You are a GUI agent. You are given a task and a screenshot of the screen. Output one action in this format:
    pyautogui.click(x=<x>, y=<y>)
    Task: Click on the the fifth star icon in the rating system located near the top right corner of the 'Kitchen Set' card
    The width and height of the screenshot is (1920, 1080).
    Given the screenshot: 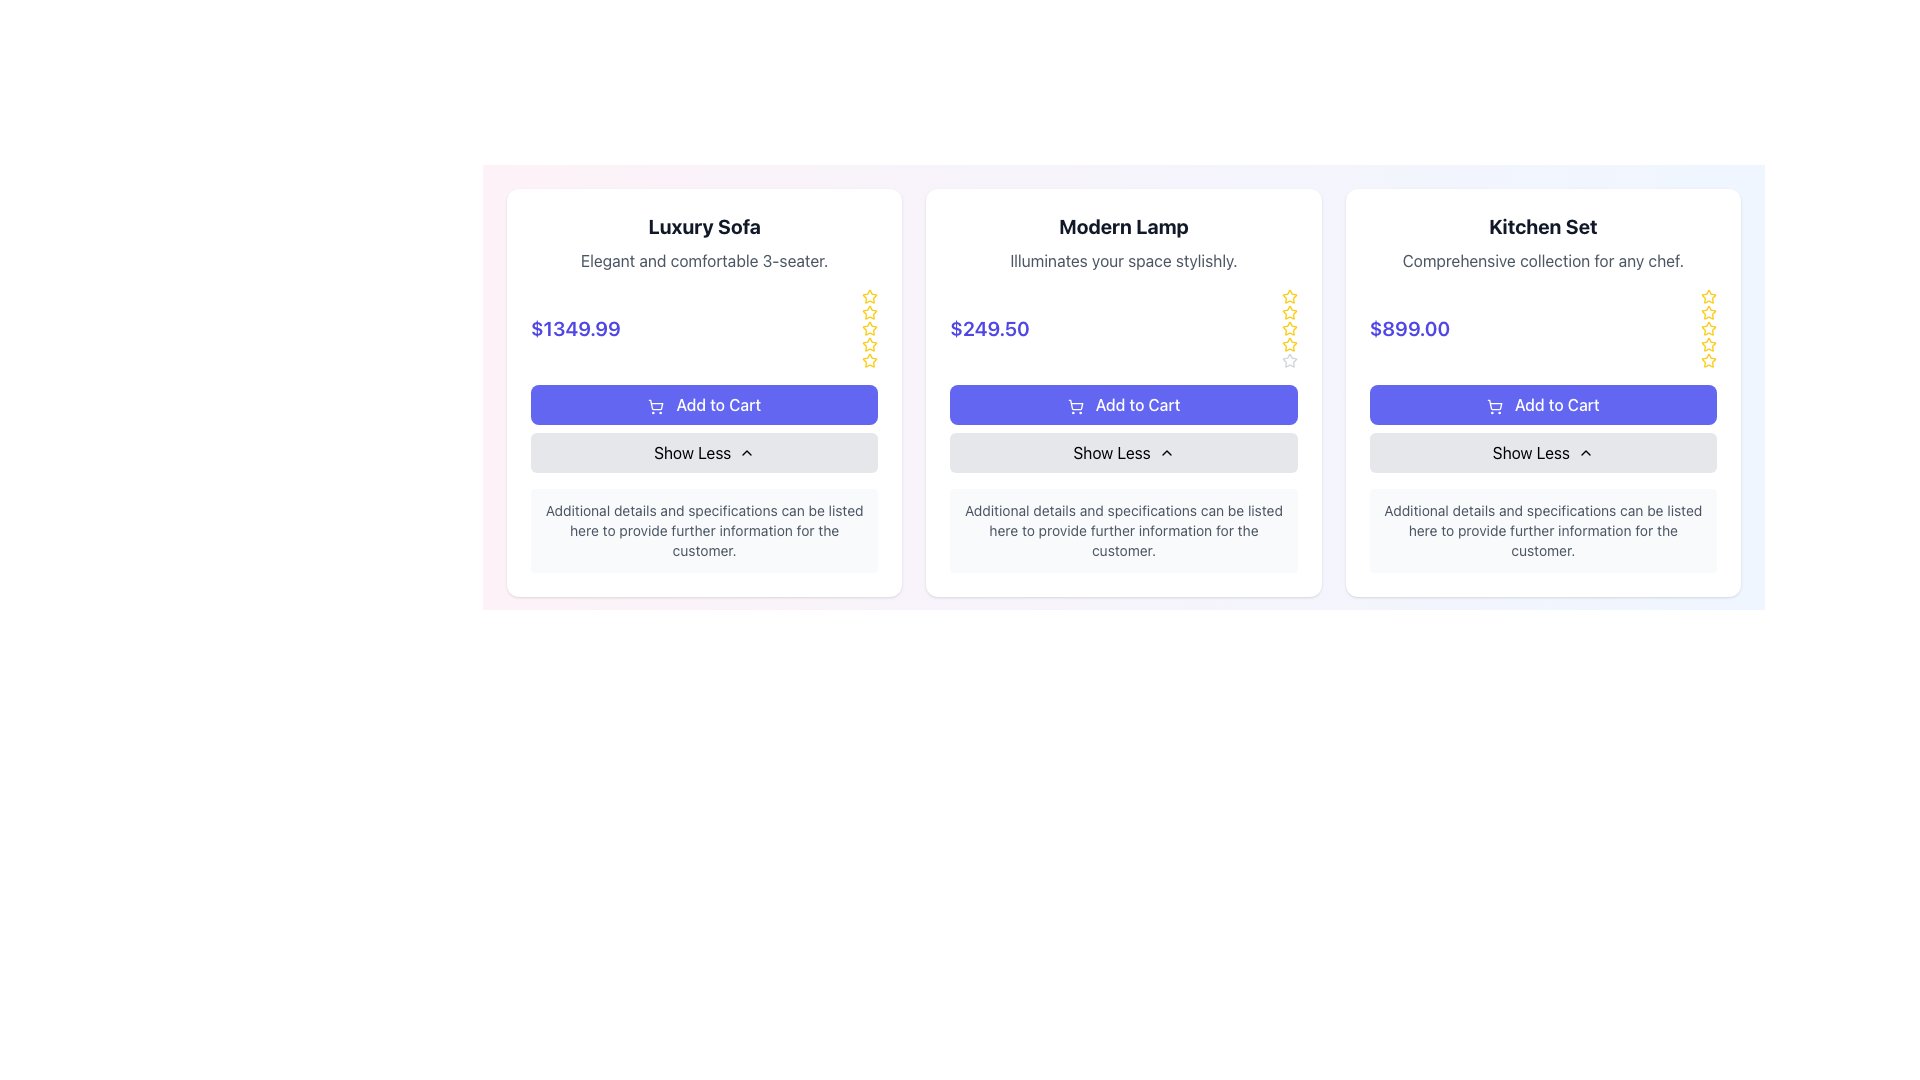 What is the action you would take?
    pyautogui.click(x=1707, y=360)
    